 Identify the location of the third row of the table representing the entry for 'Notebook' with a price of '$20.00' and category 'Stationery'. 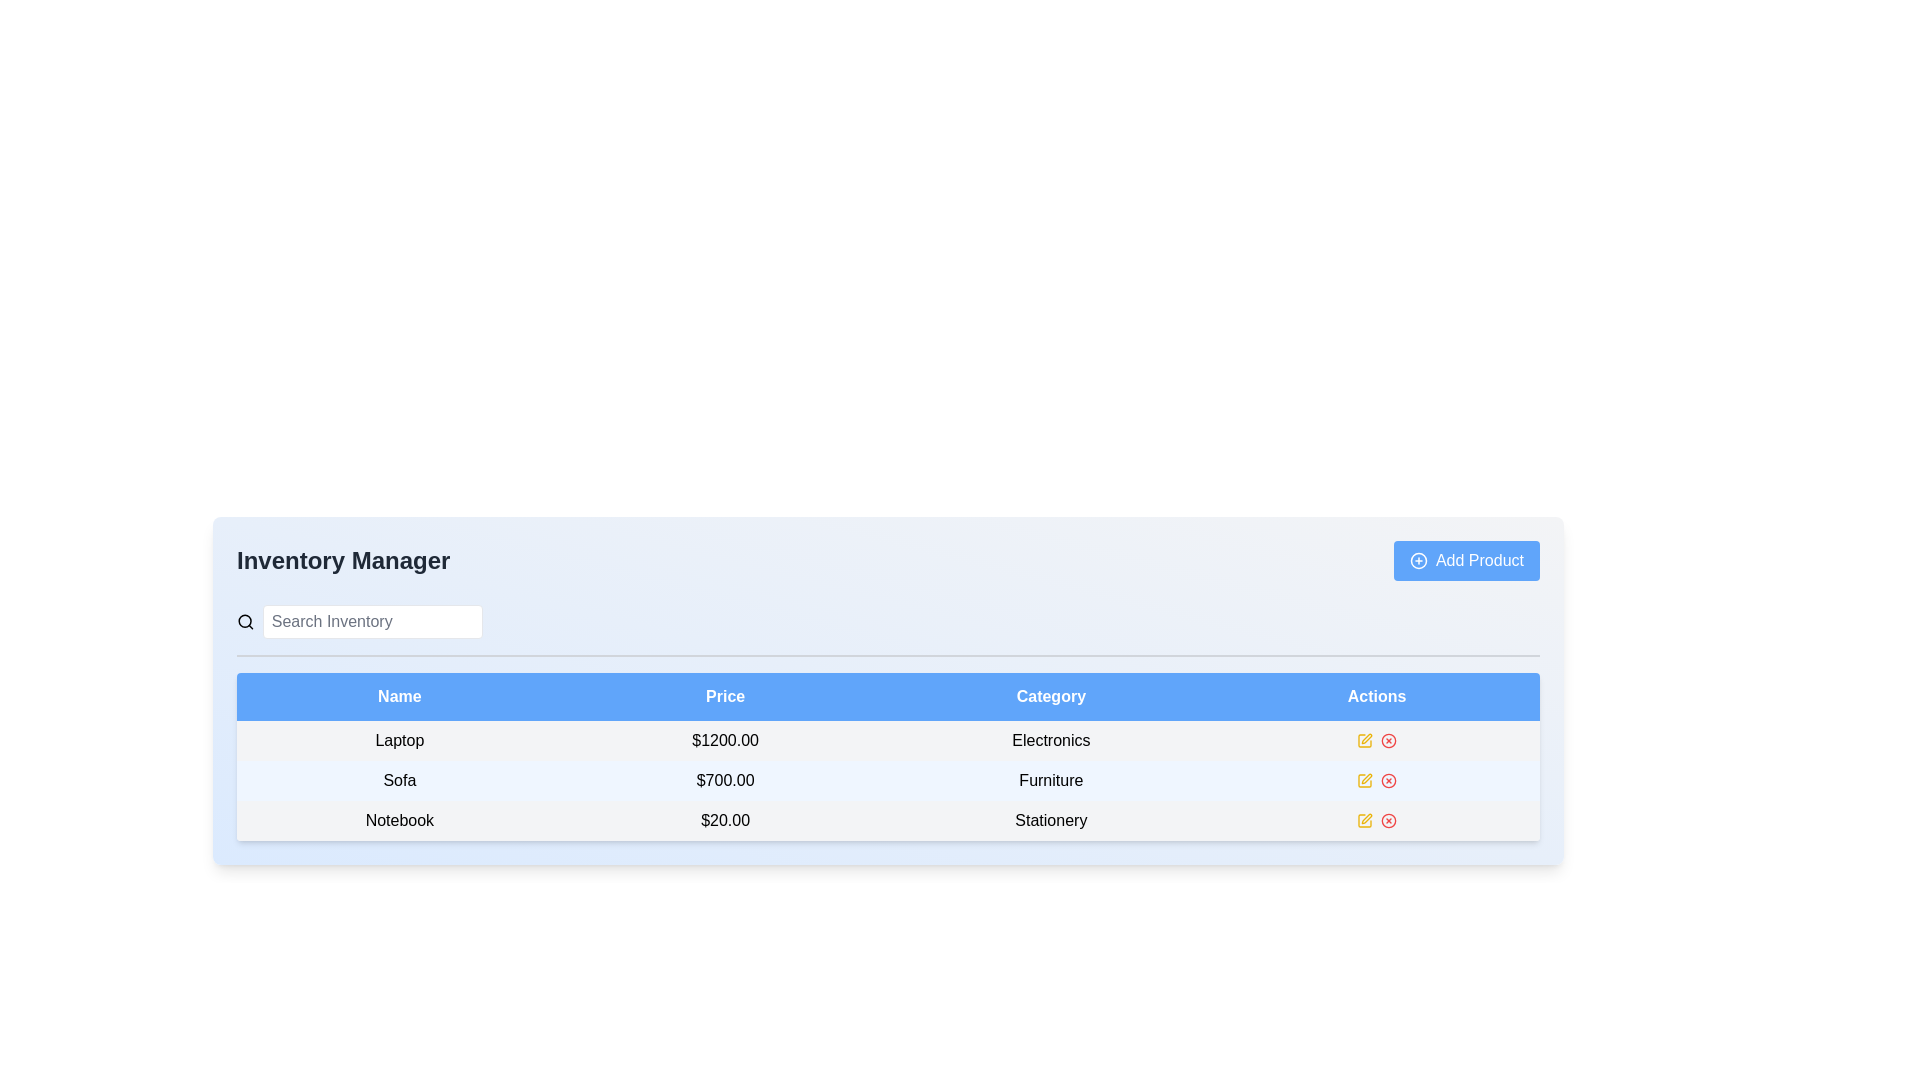
(887, 821).